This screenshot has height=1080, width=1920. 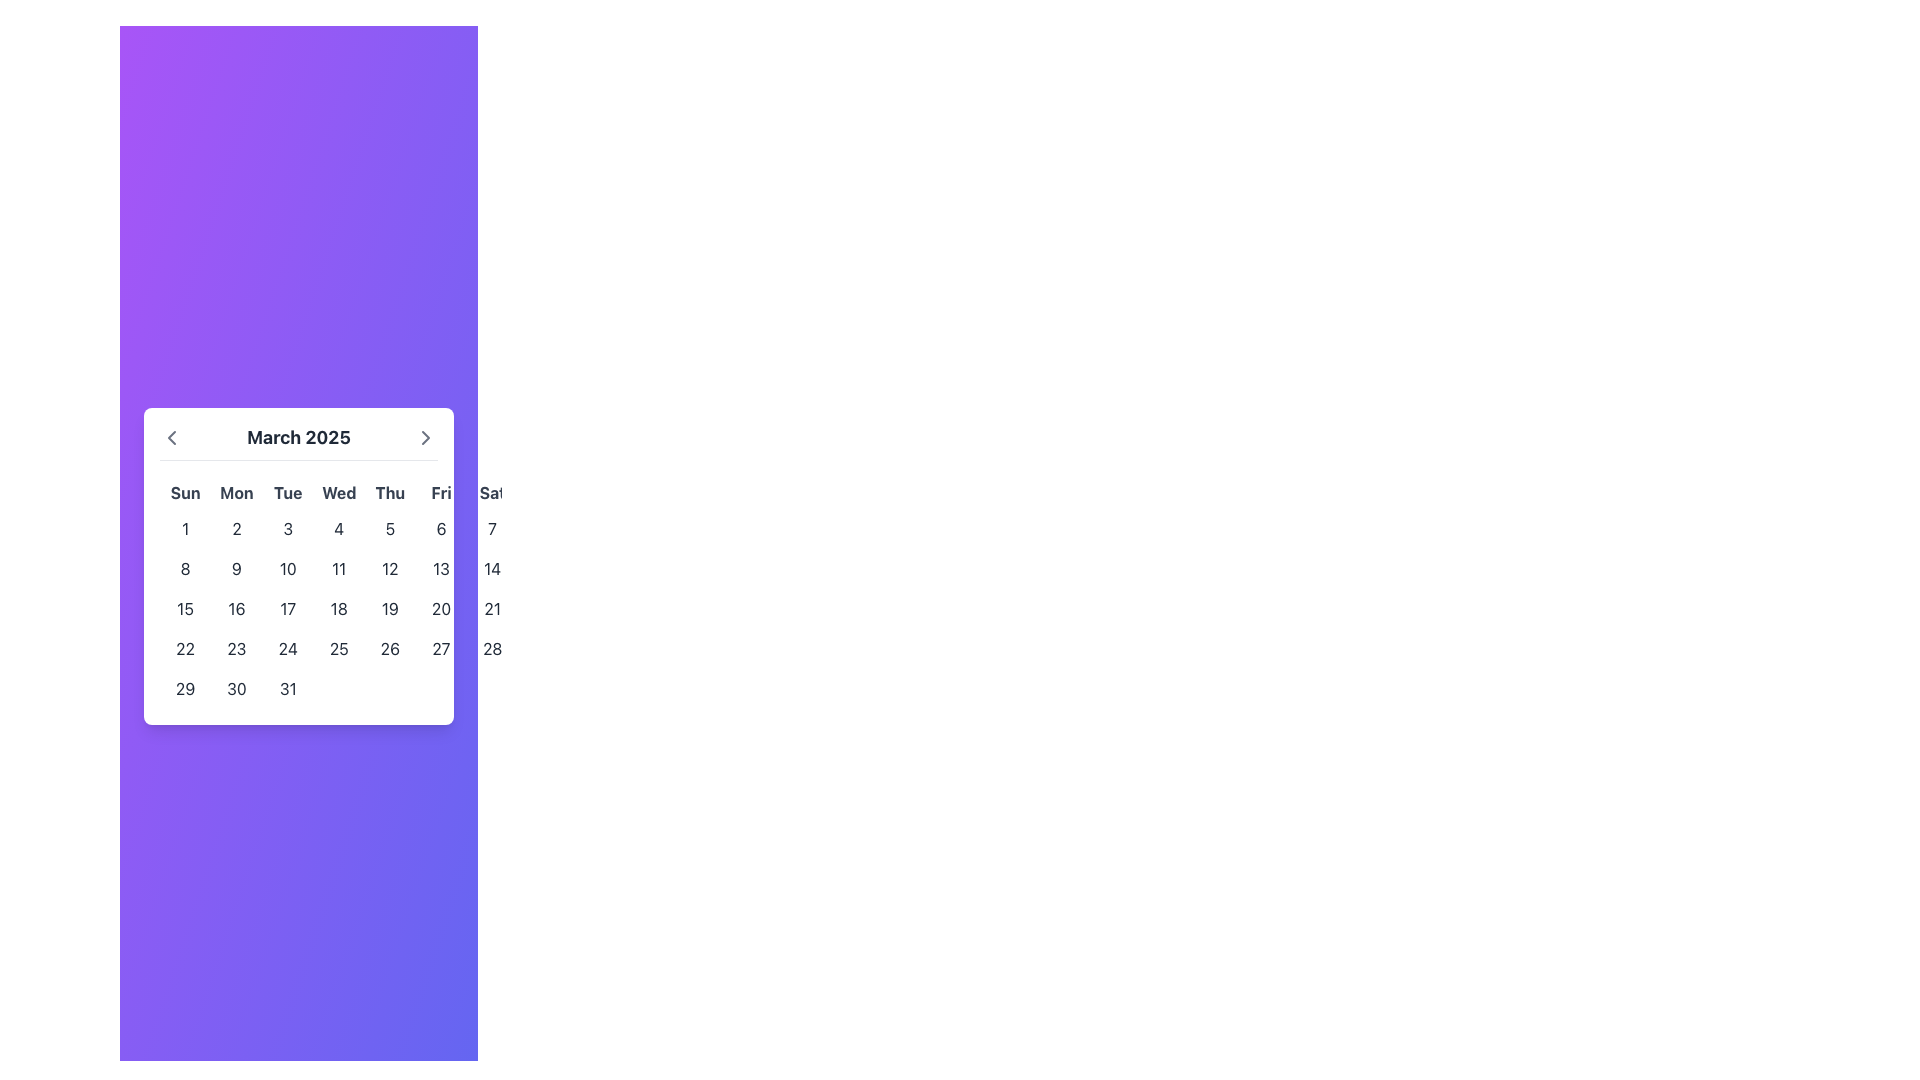 I want to click on the Calendar Date Cell displaying the number '23' in bold black font, so click(x=236, y=648).